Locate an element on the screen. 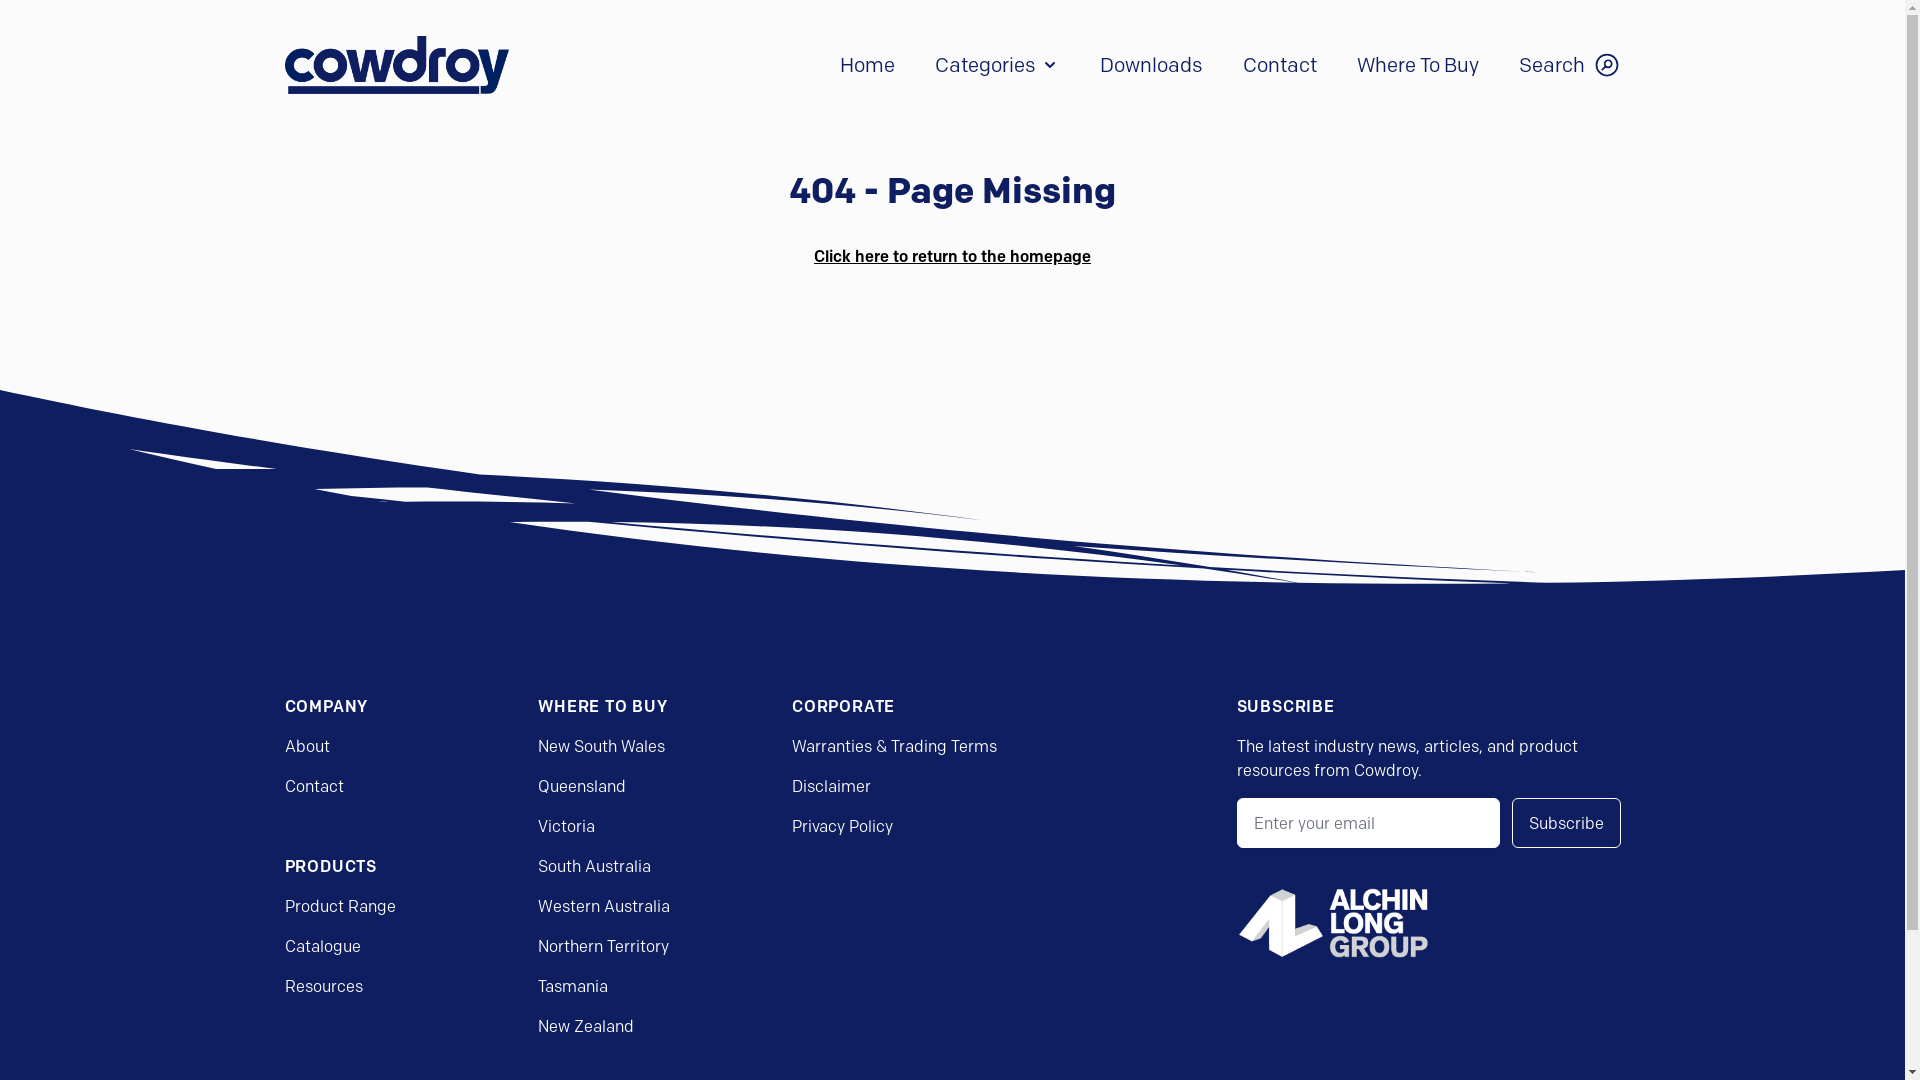  'New Zealand' is located at coordinates (537, 1026).